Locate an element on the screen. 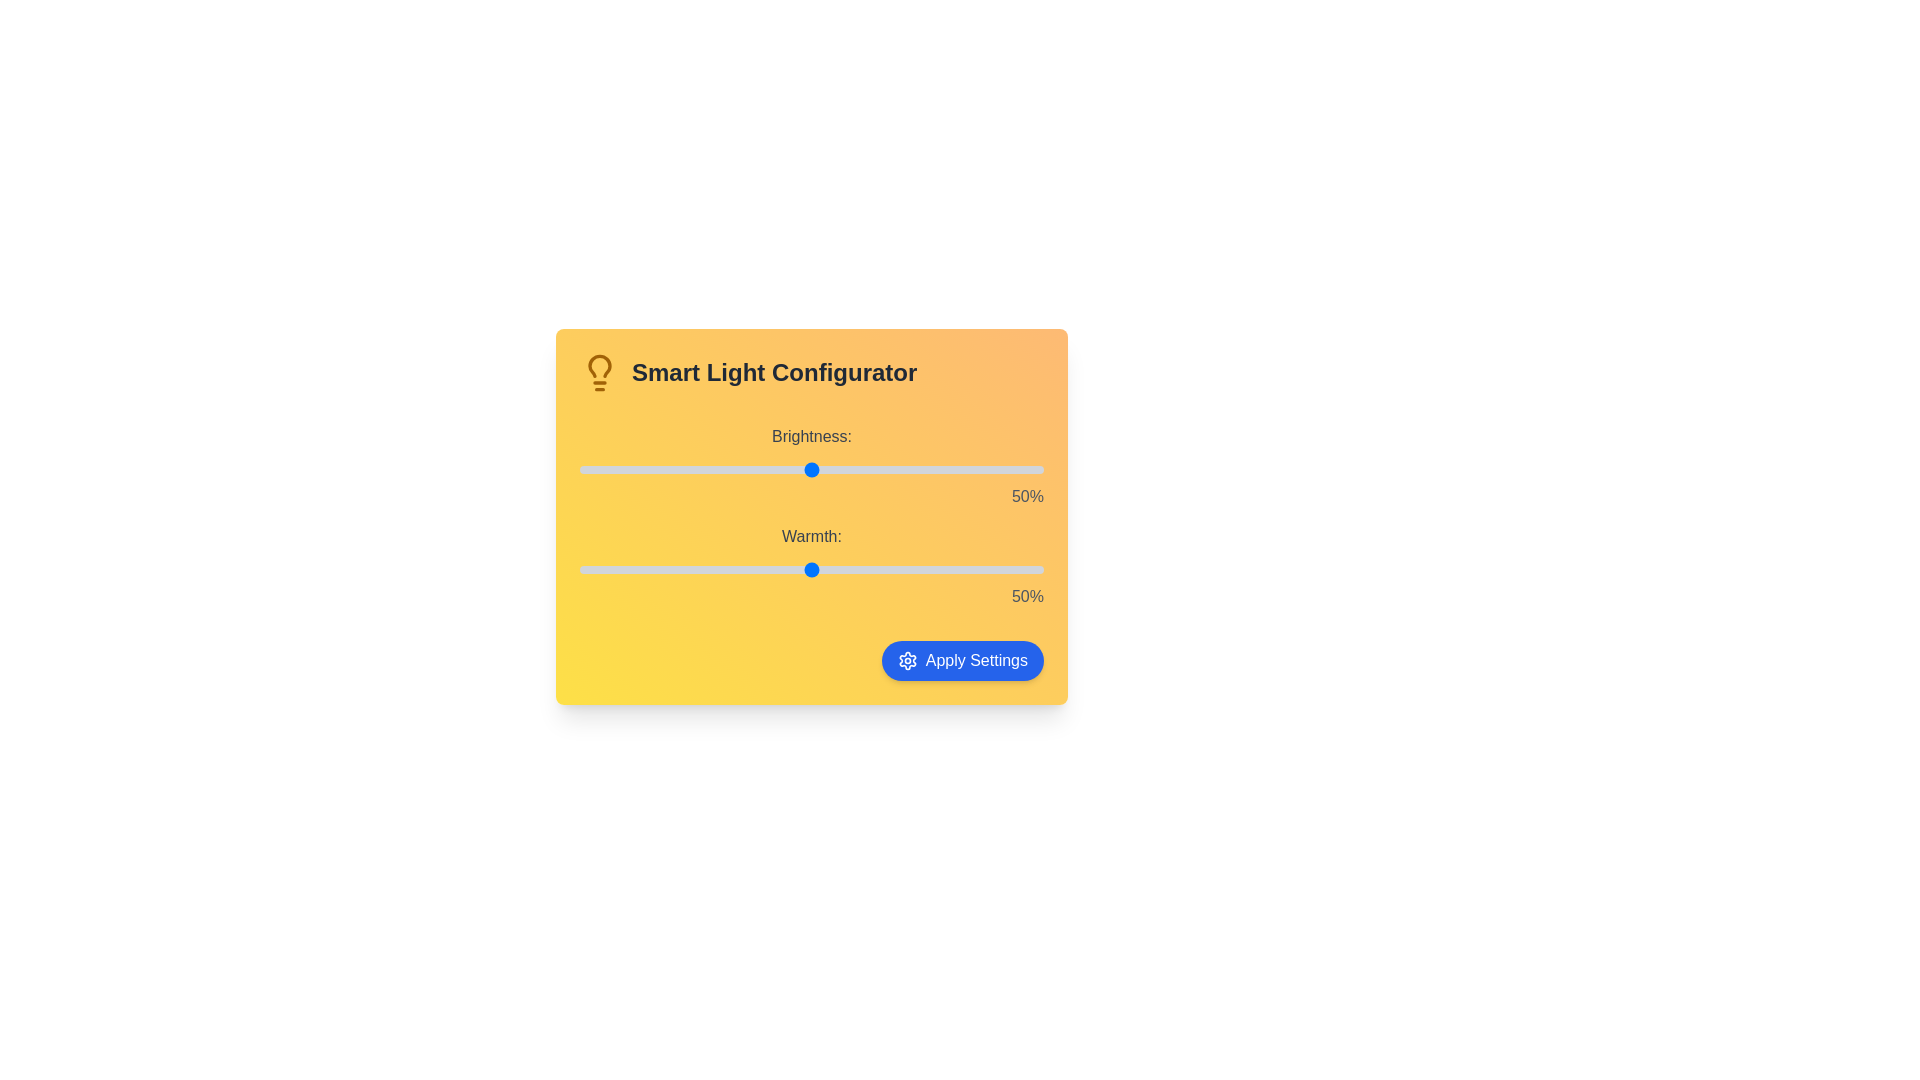 The height and width of the screenshot is (1080, 1920). the gear-shaped settings icon located at the bottom-right corner of the interface, inside the 'Apply Settings' button is located at coordinates (906, 660).